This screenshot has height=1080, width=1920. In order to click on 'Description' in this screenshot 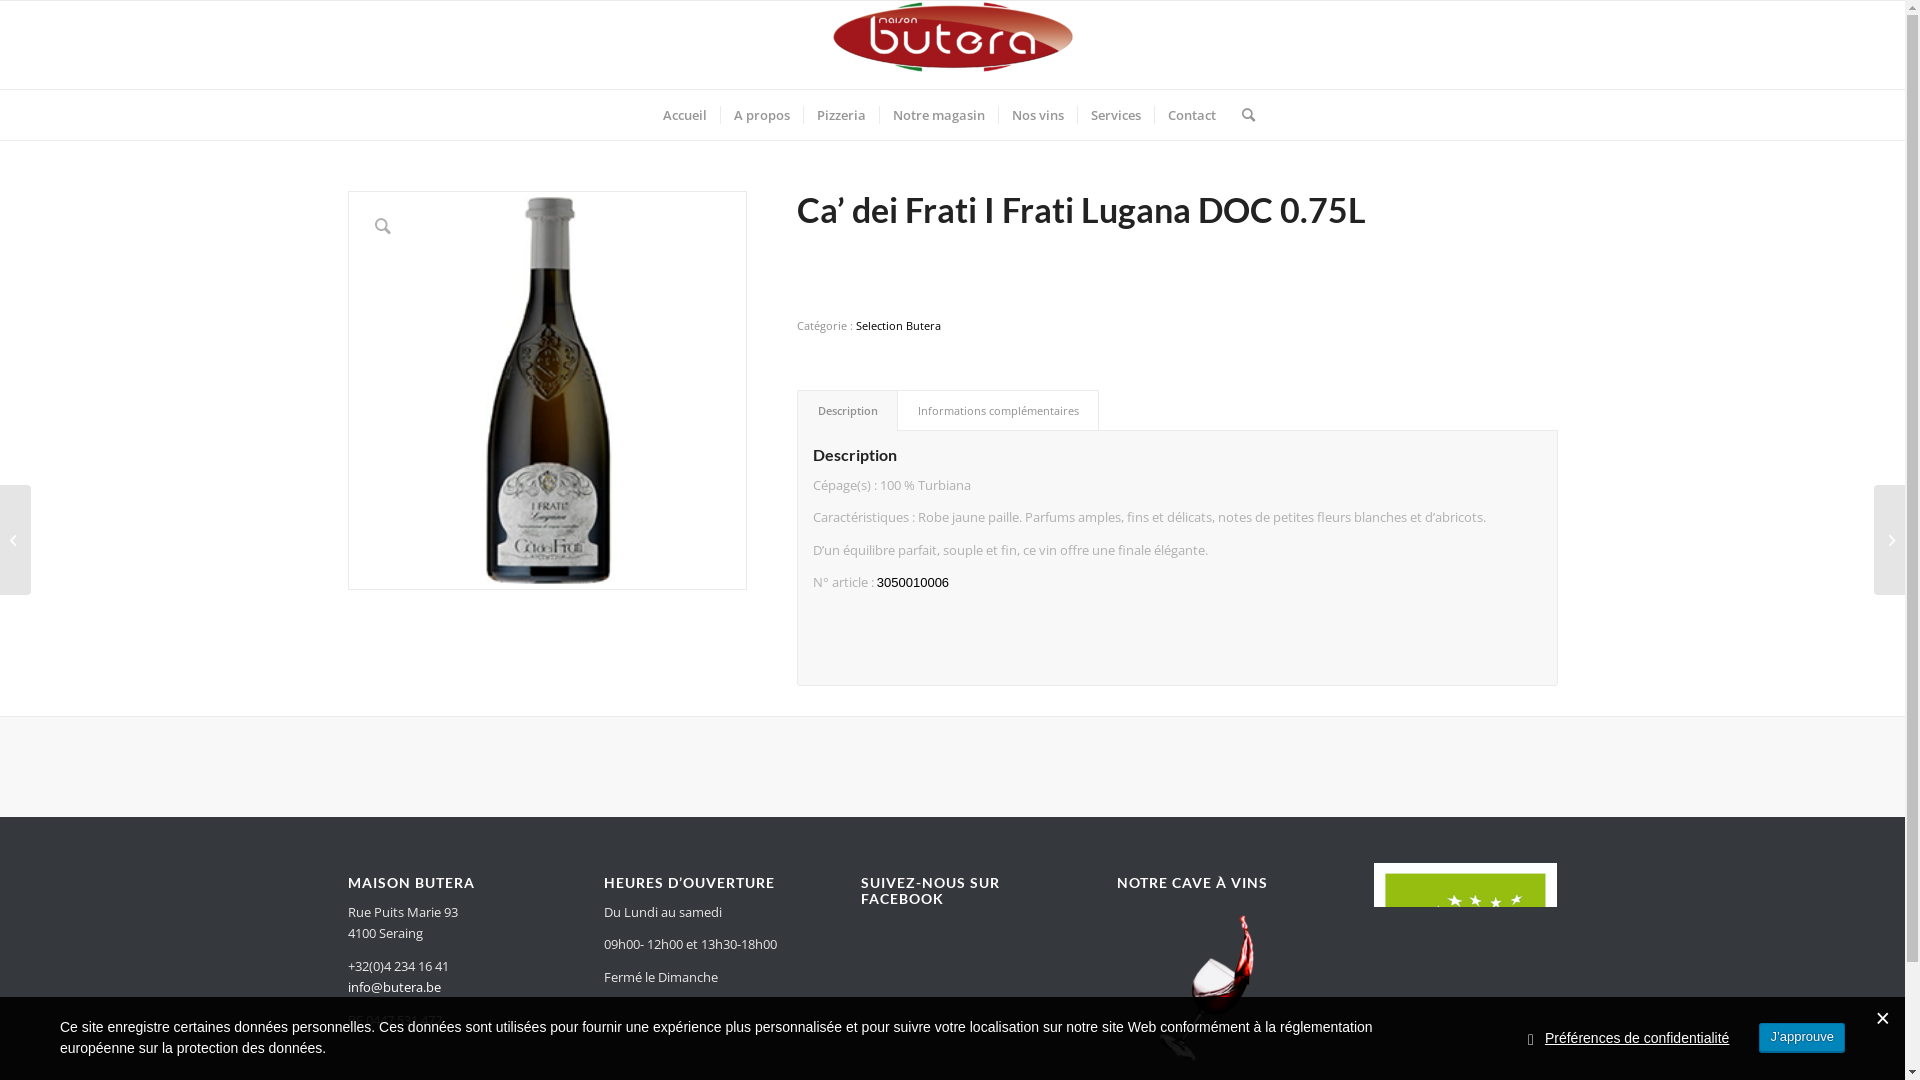, I will do `click(847, 409)`.